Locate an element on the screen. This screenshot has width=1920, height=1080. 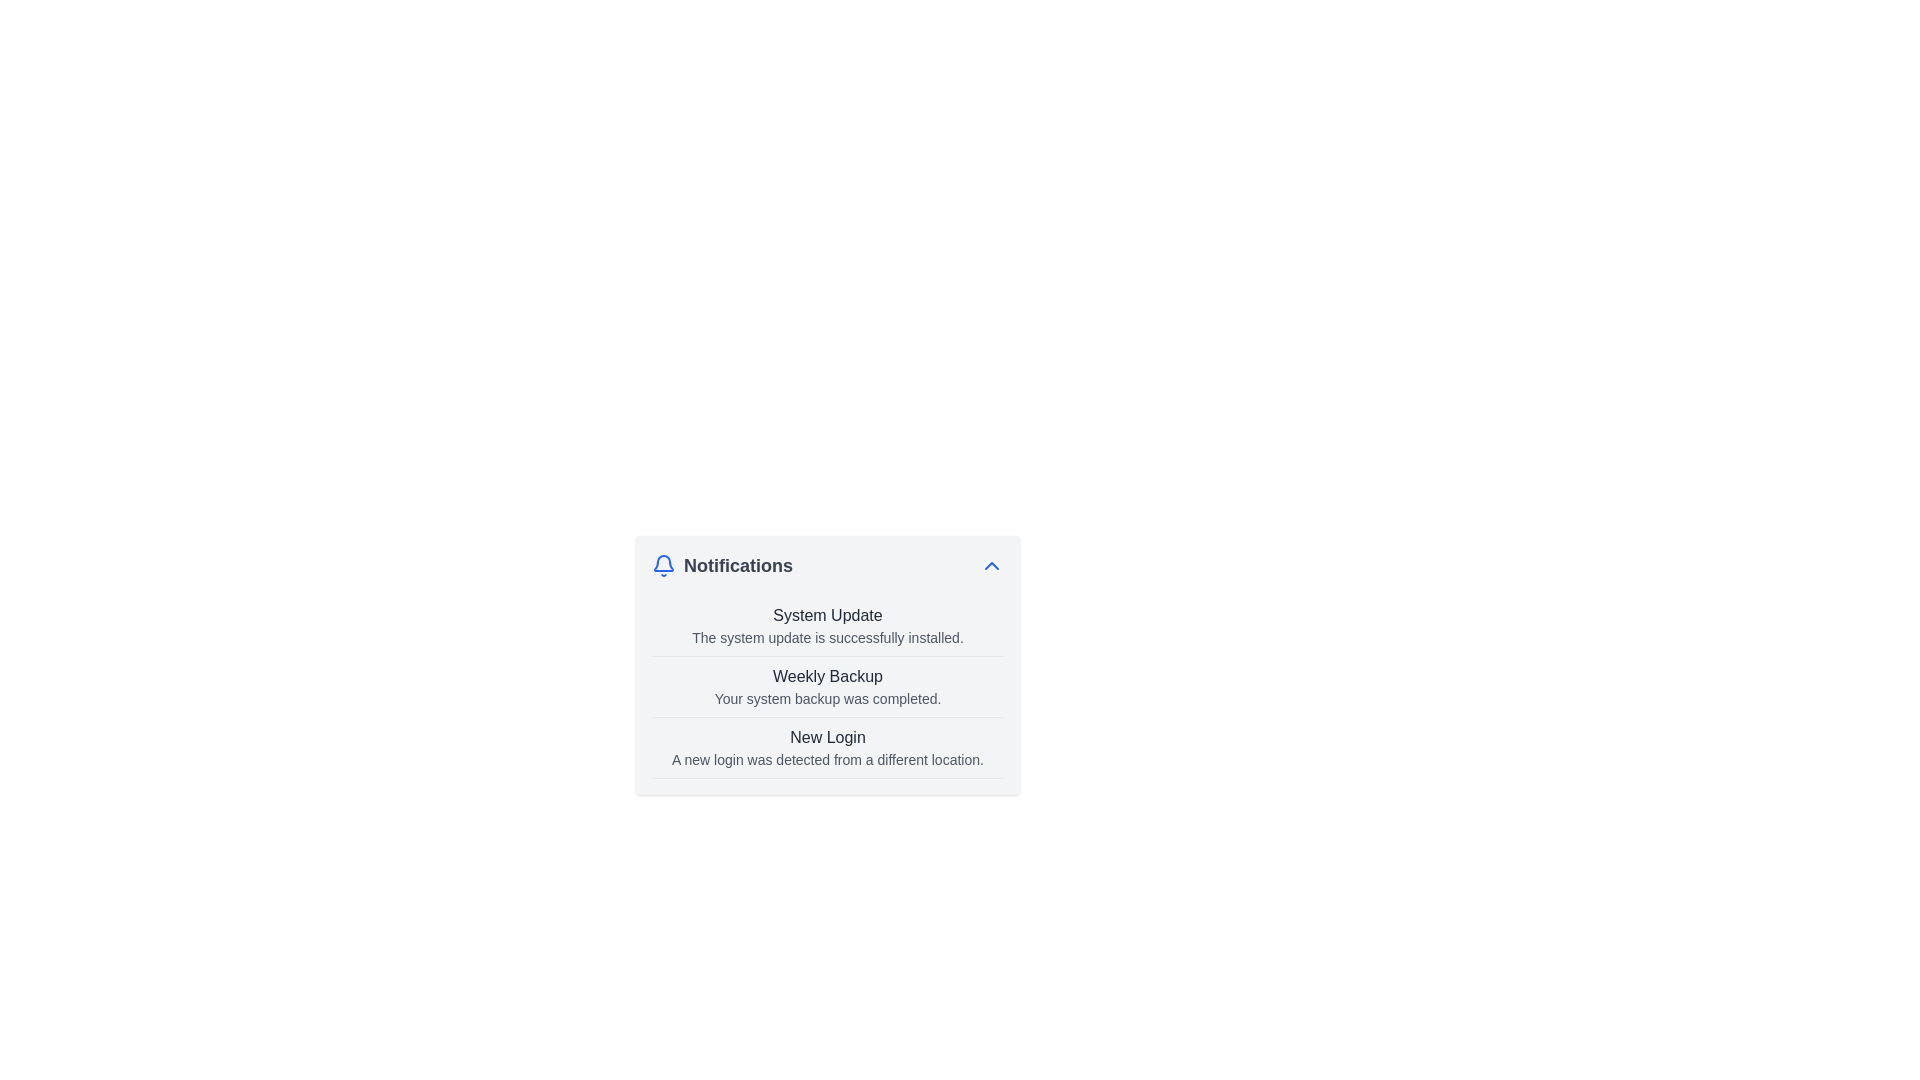
text displayed in the title of the notification block titled 'System Update', which is positioned directly above the text 'The system update is successfully installed' is located at coordinates (828, 615).